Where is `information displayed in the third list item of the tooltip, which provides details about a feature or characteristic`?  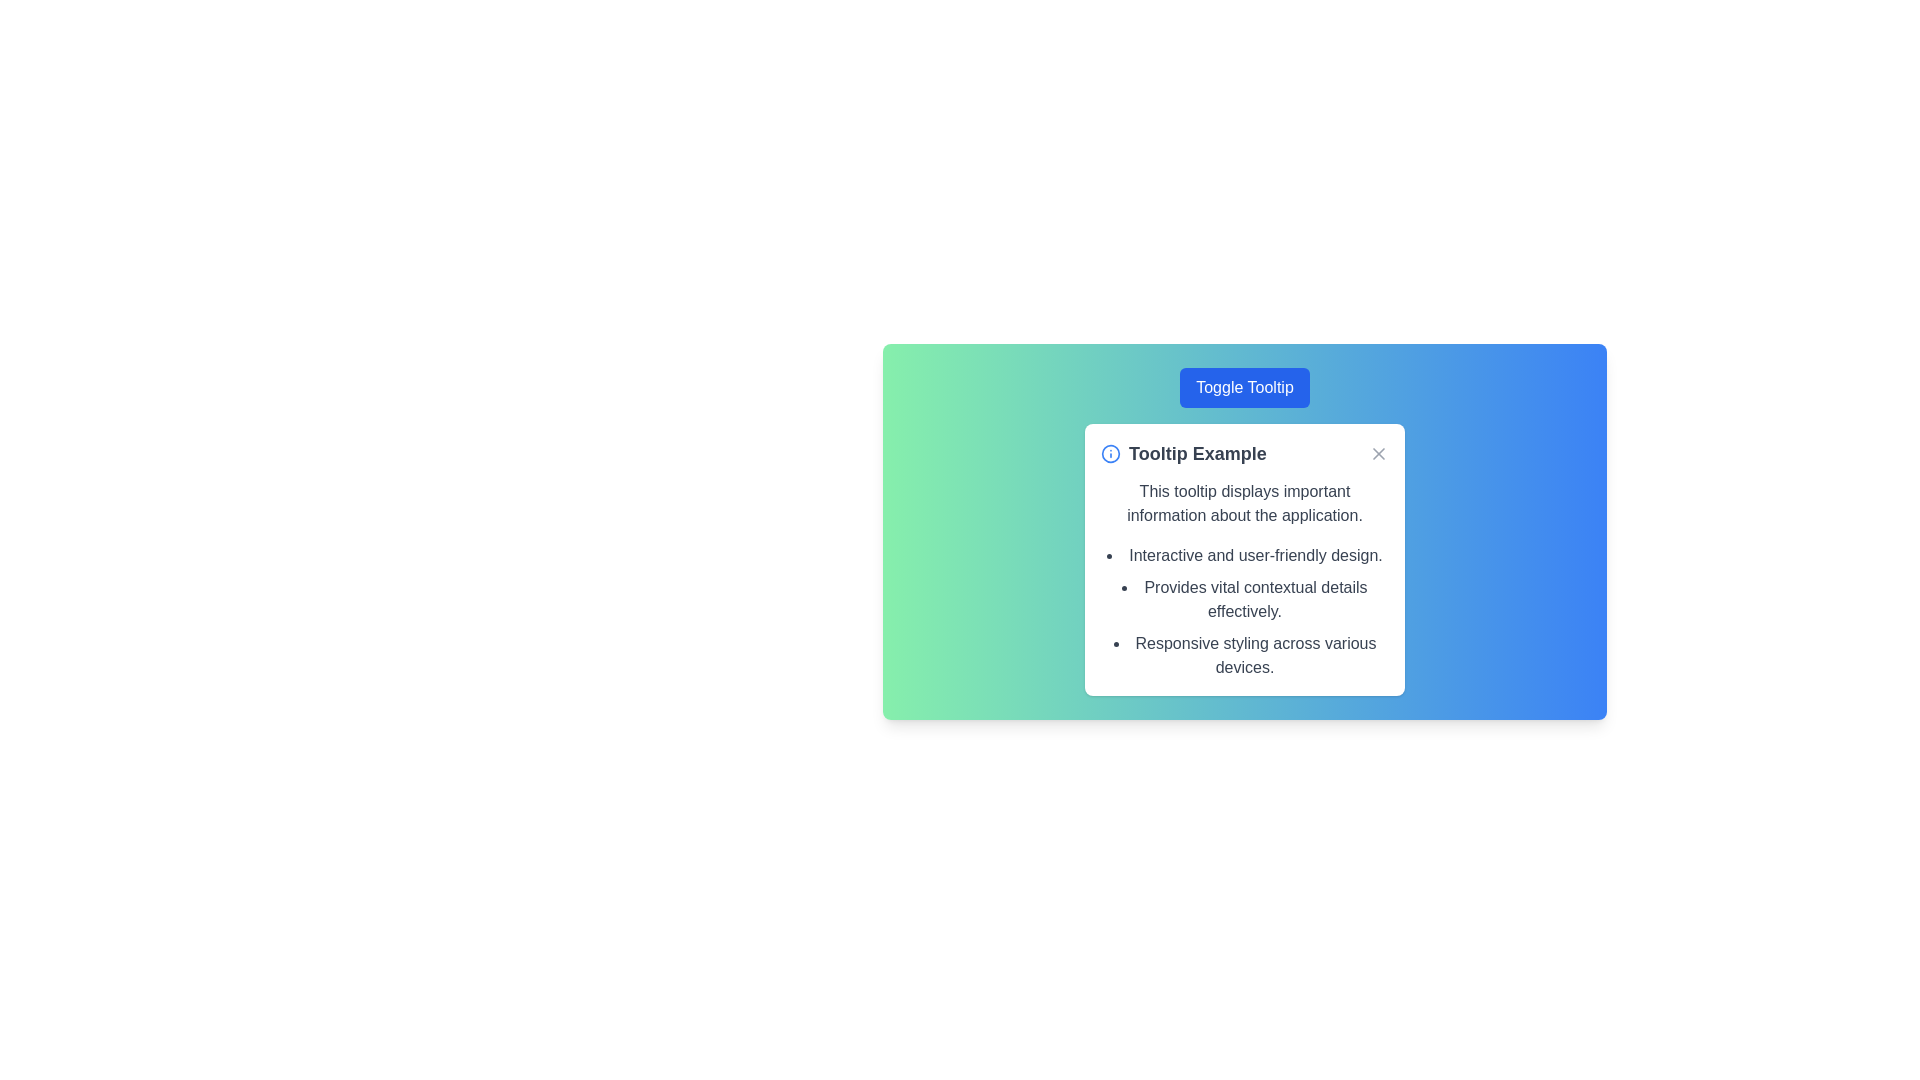
information displayed in the third list item of the tooltip, which provides details about a feature or characteristic is located at coordinates (1243, 655).